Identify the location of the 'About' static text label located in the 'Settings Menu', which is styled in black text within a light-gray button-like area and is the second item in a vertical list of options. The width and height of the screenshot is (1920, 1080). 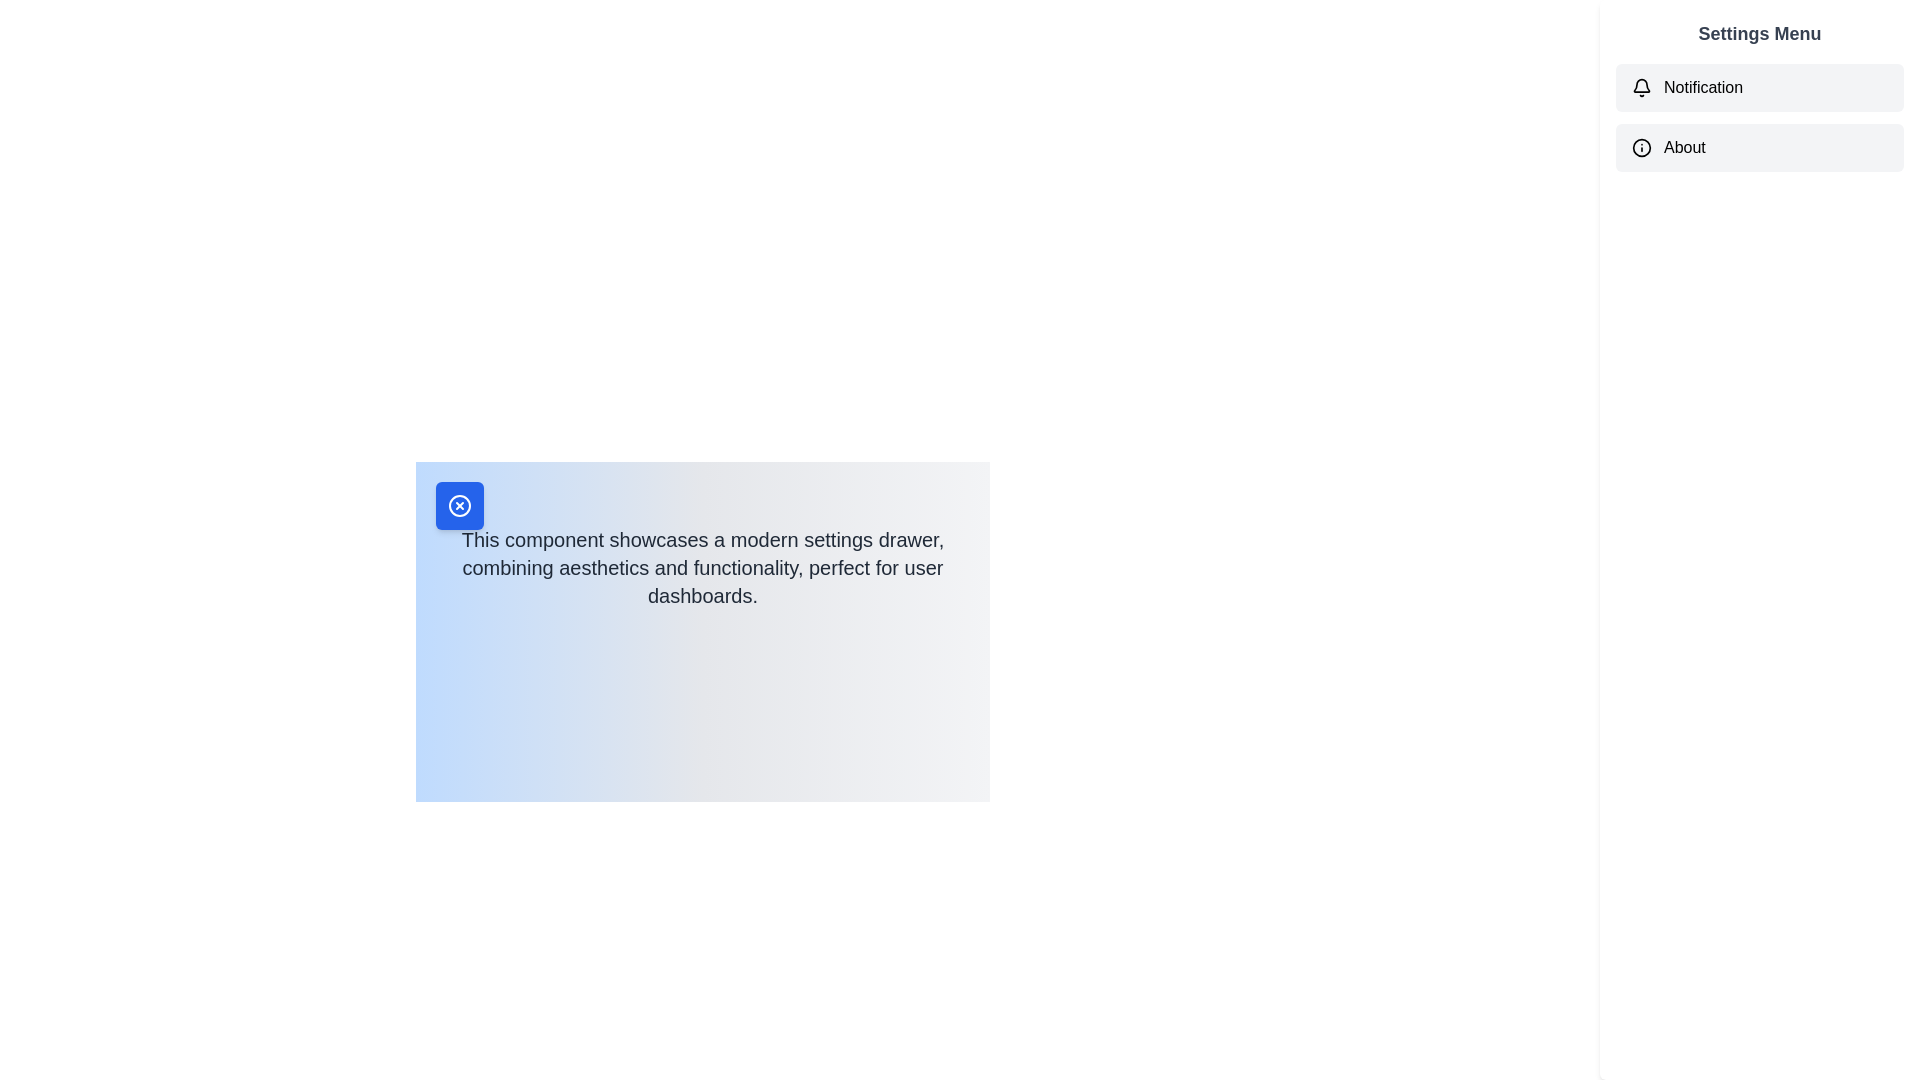
(1683, 146).